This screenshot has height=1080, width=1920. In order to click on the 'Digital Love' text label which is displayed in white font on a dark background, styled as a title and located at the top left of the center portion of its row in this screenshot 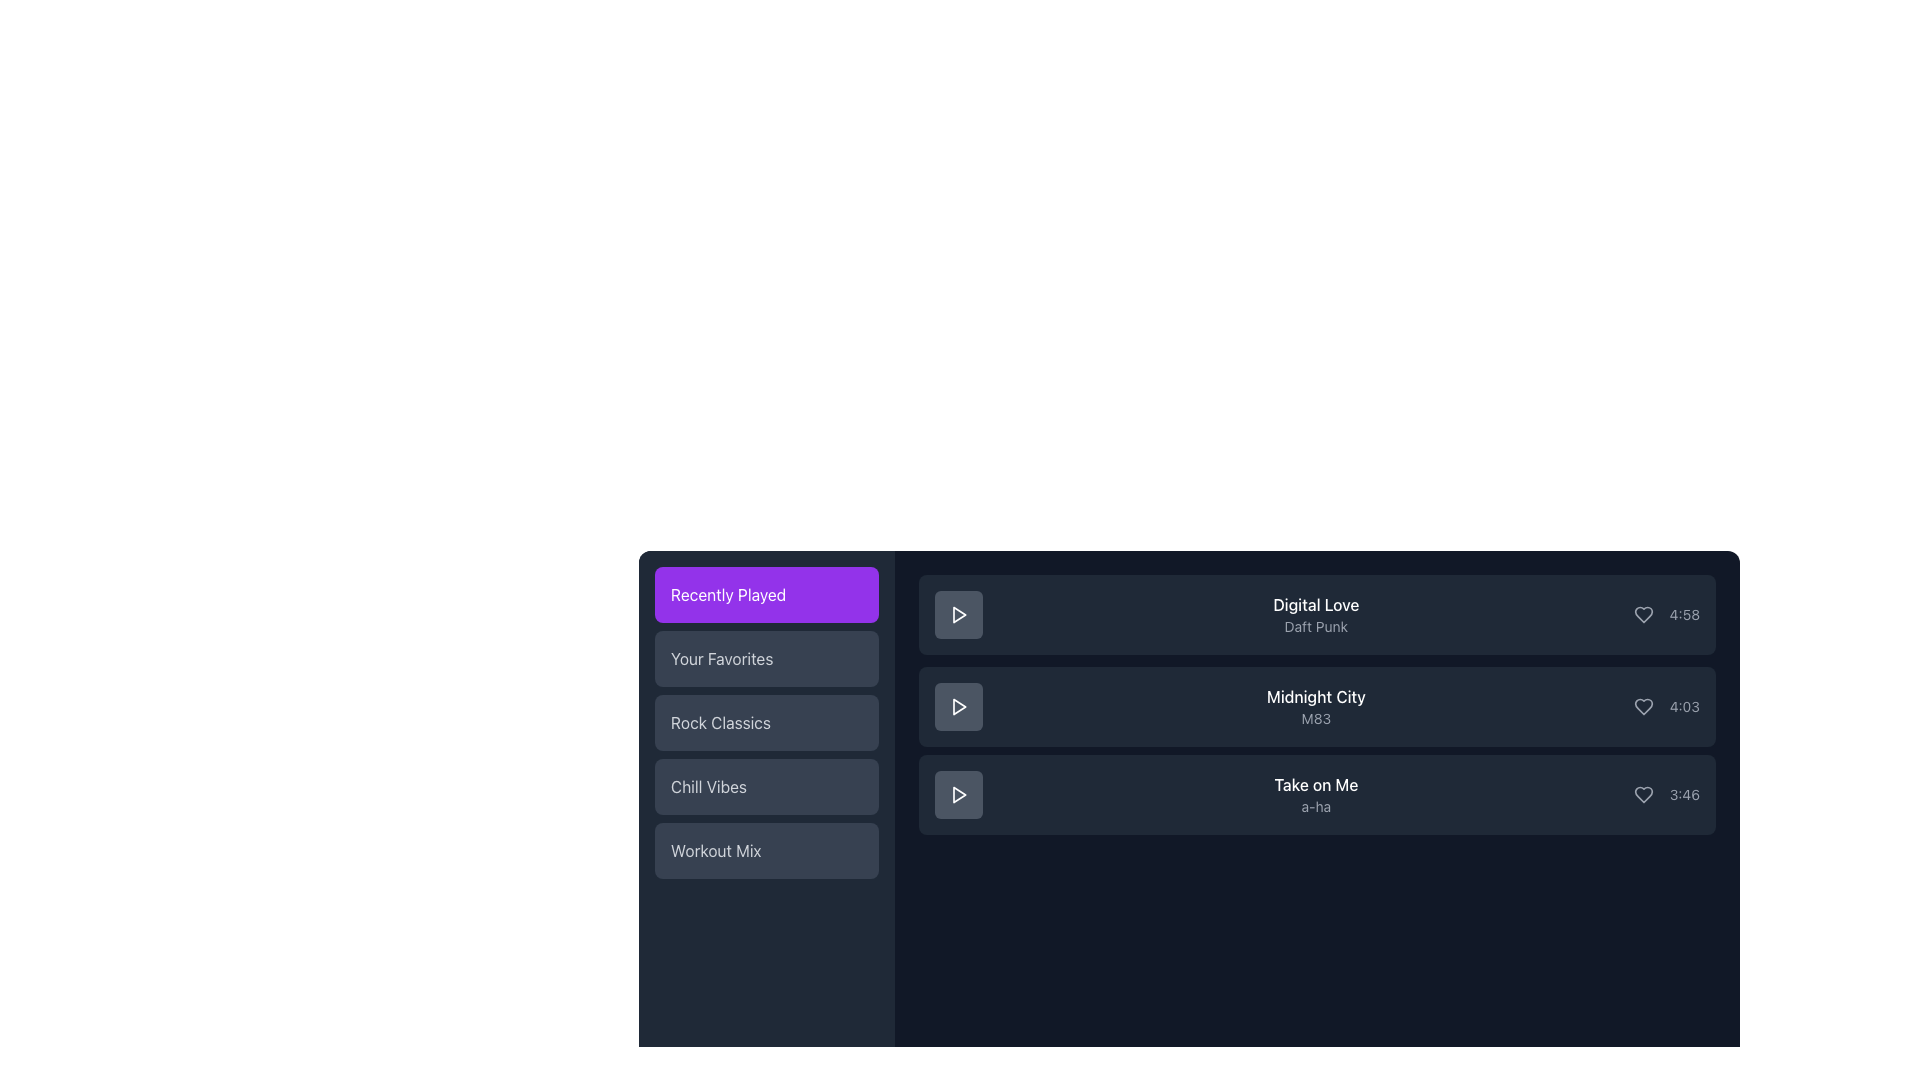, I will do `click(1316, 604)`.